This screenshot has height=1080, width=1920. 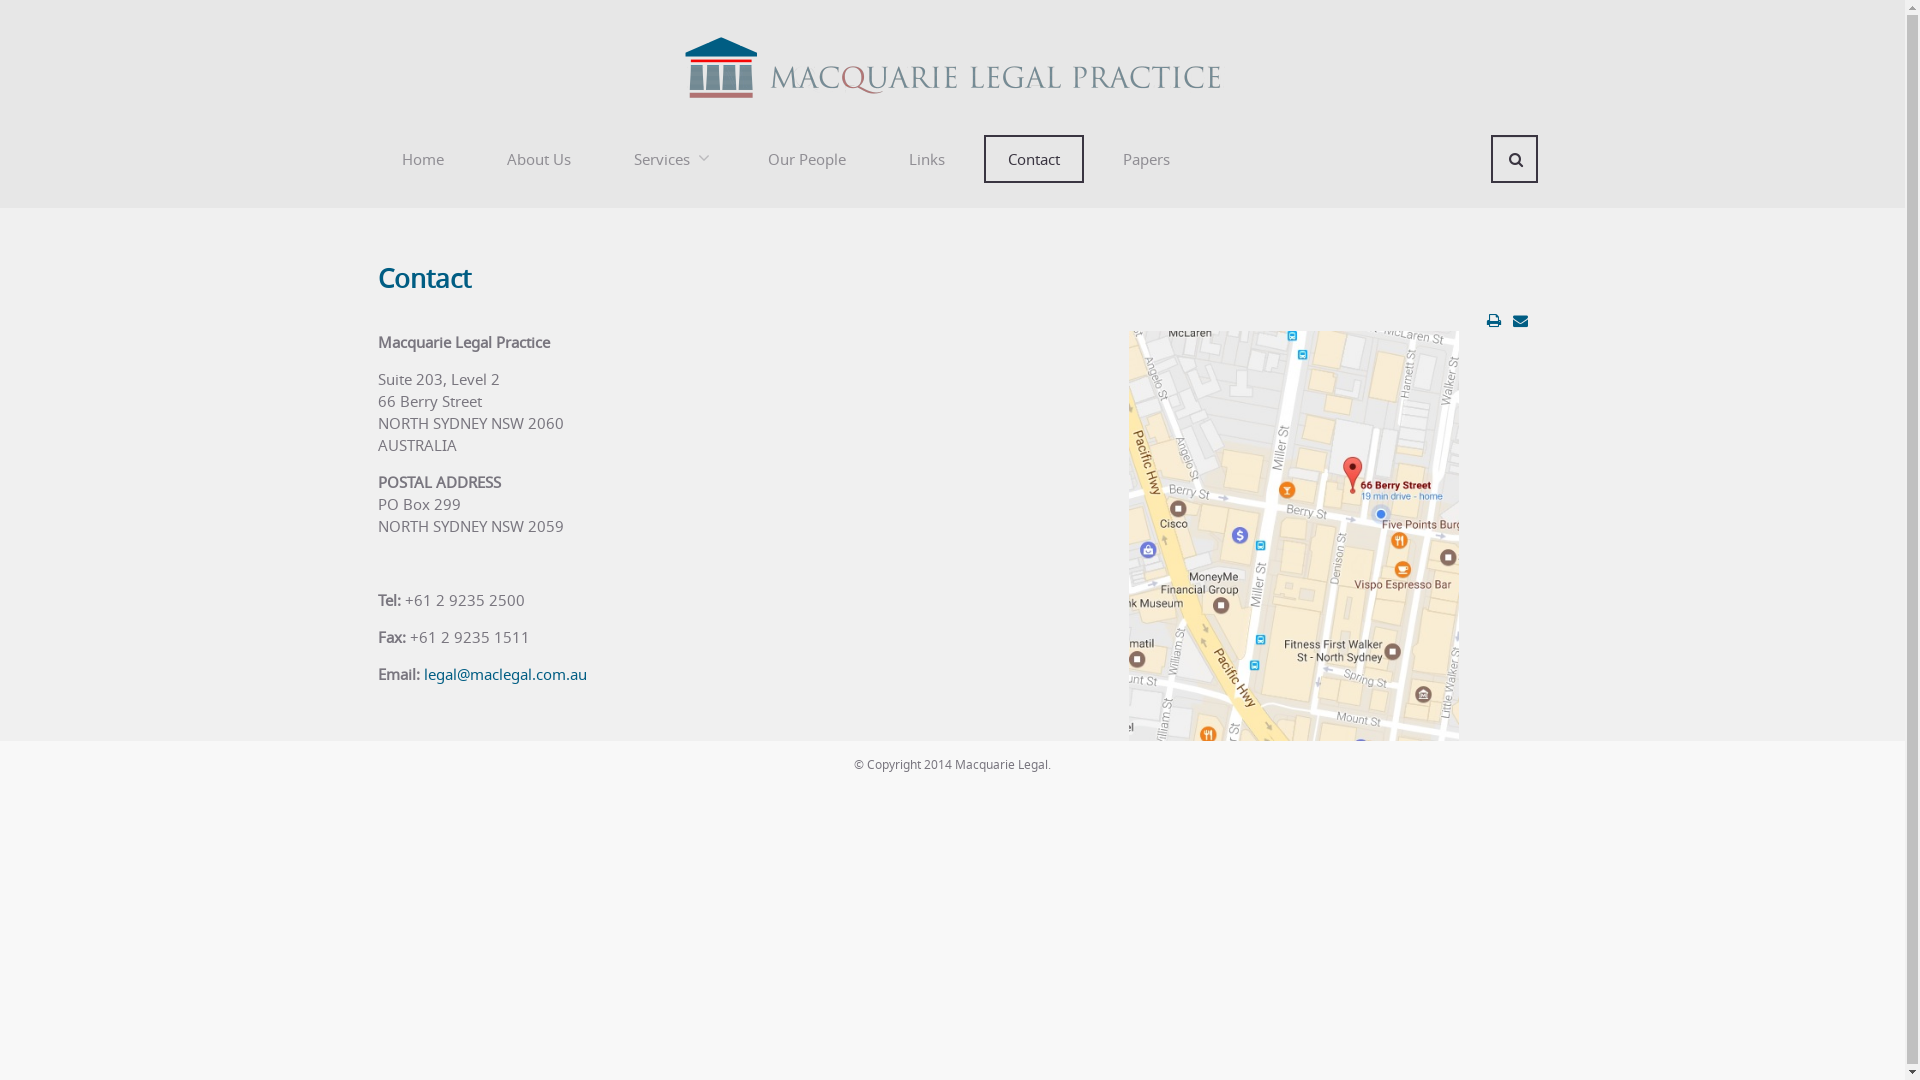 I want to click on 'Services', so click(x=669, y=157).